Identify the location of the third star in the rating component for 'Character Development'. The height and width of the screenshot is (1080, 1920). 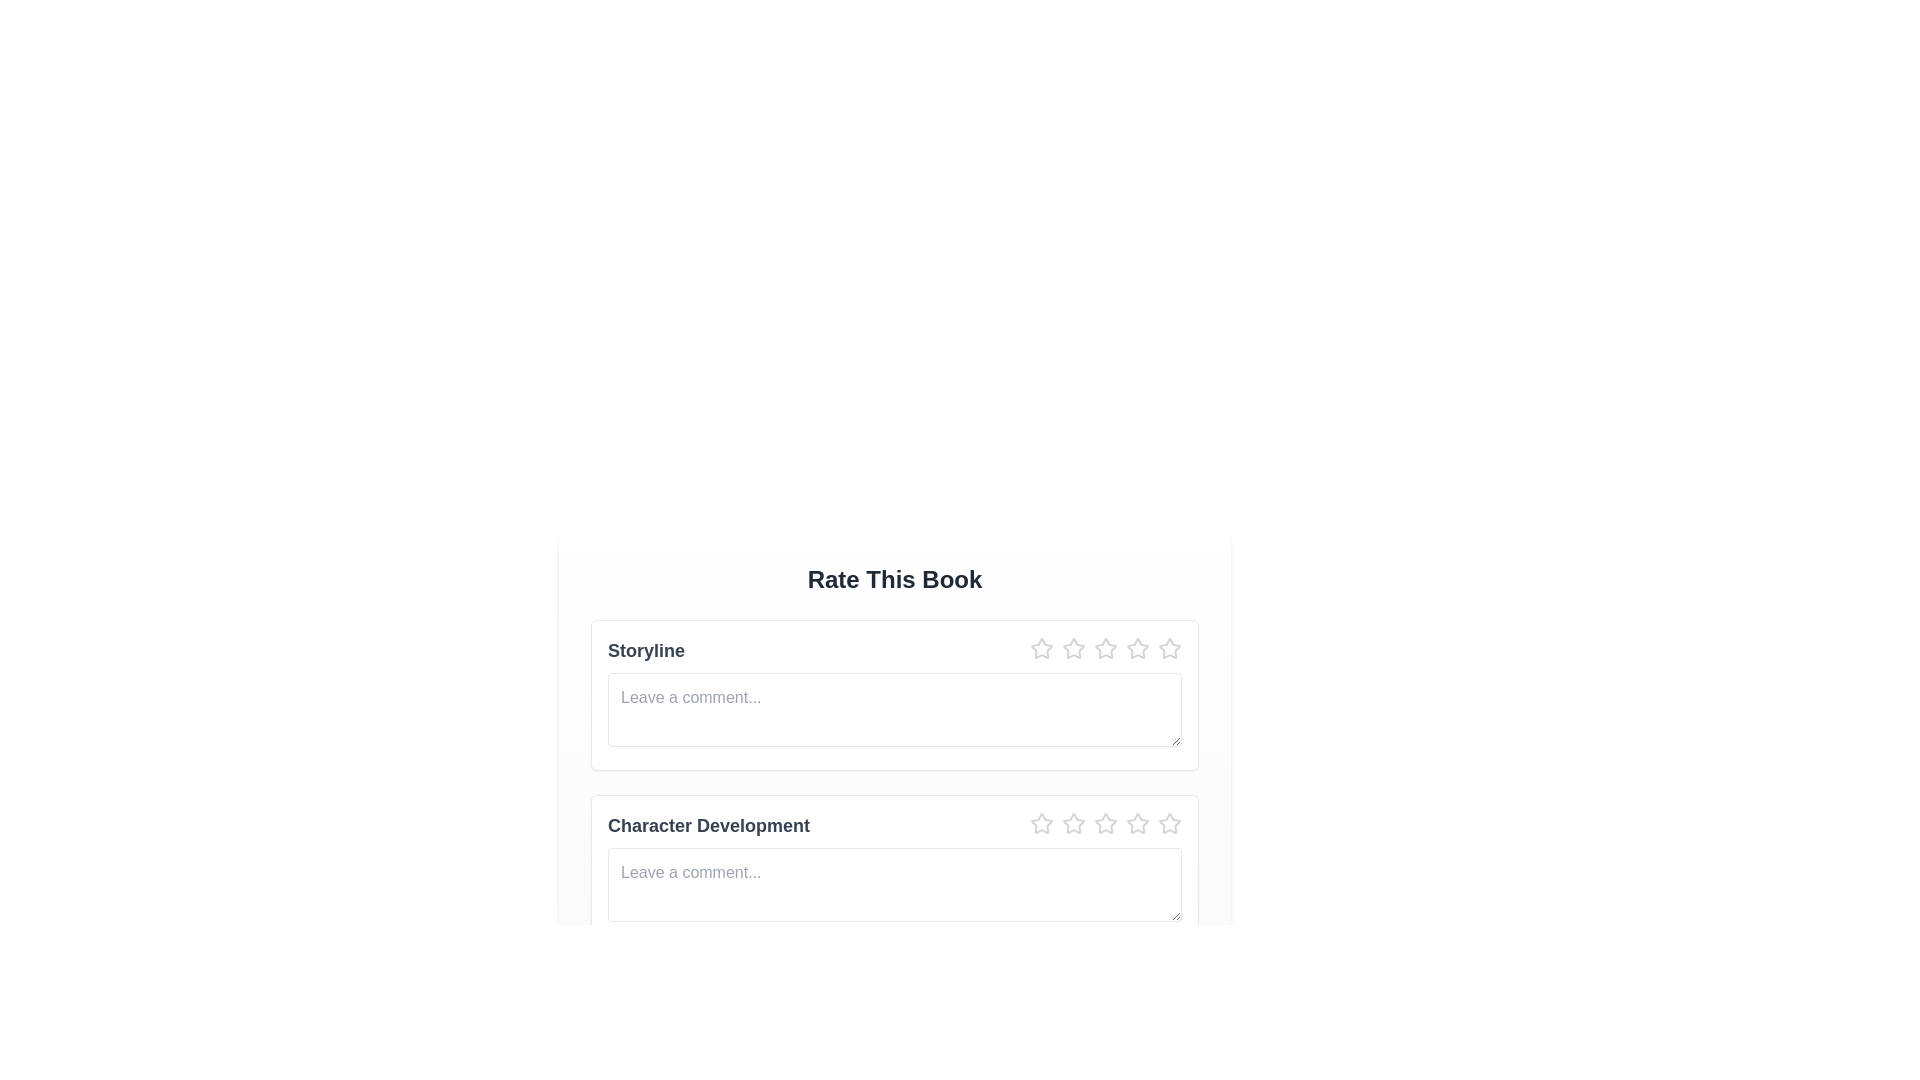
(1104, 825).